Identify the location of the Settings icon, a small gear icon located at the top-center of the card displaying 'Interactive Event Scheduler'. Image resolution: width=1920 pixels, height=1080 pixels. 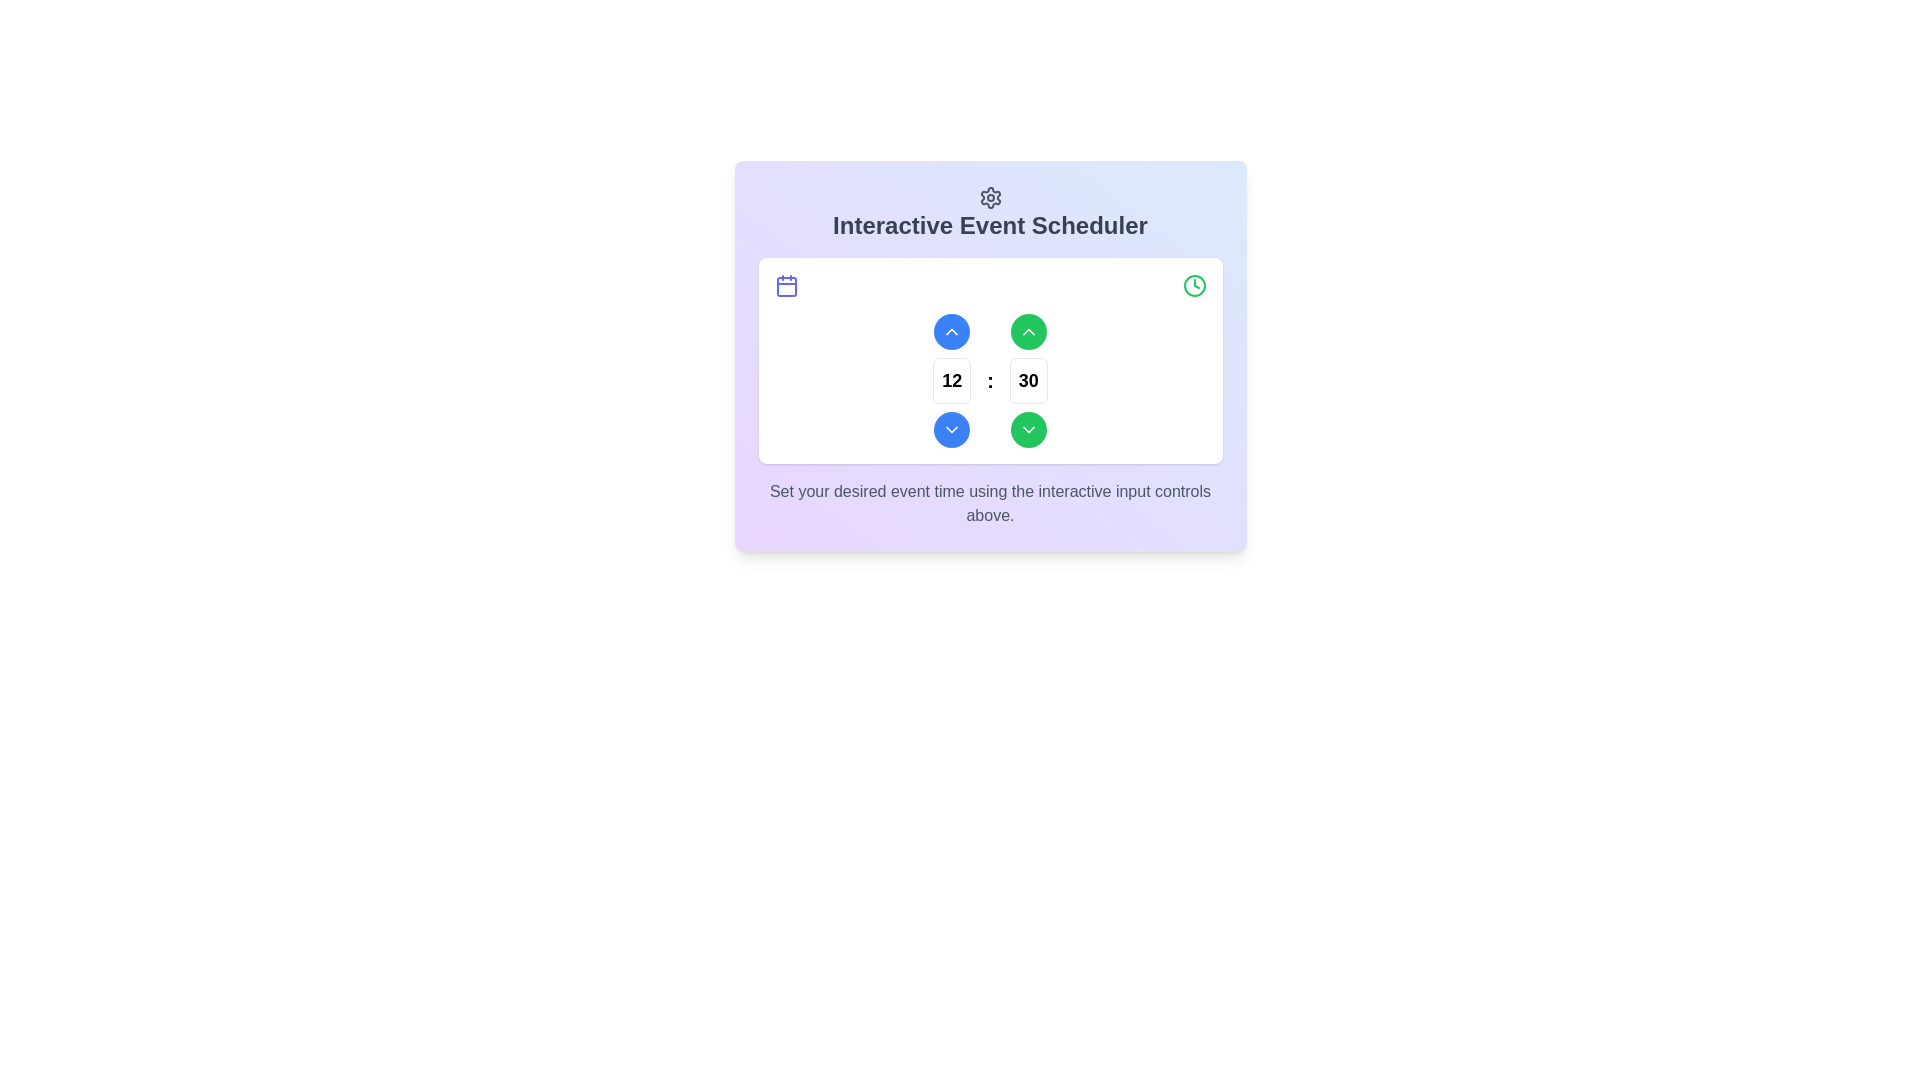
(990, 197).